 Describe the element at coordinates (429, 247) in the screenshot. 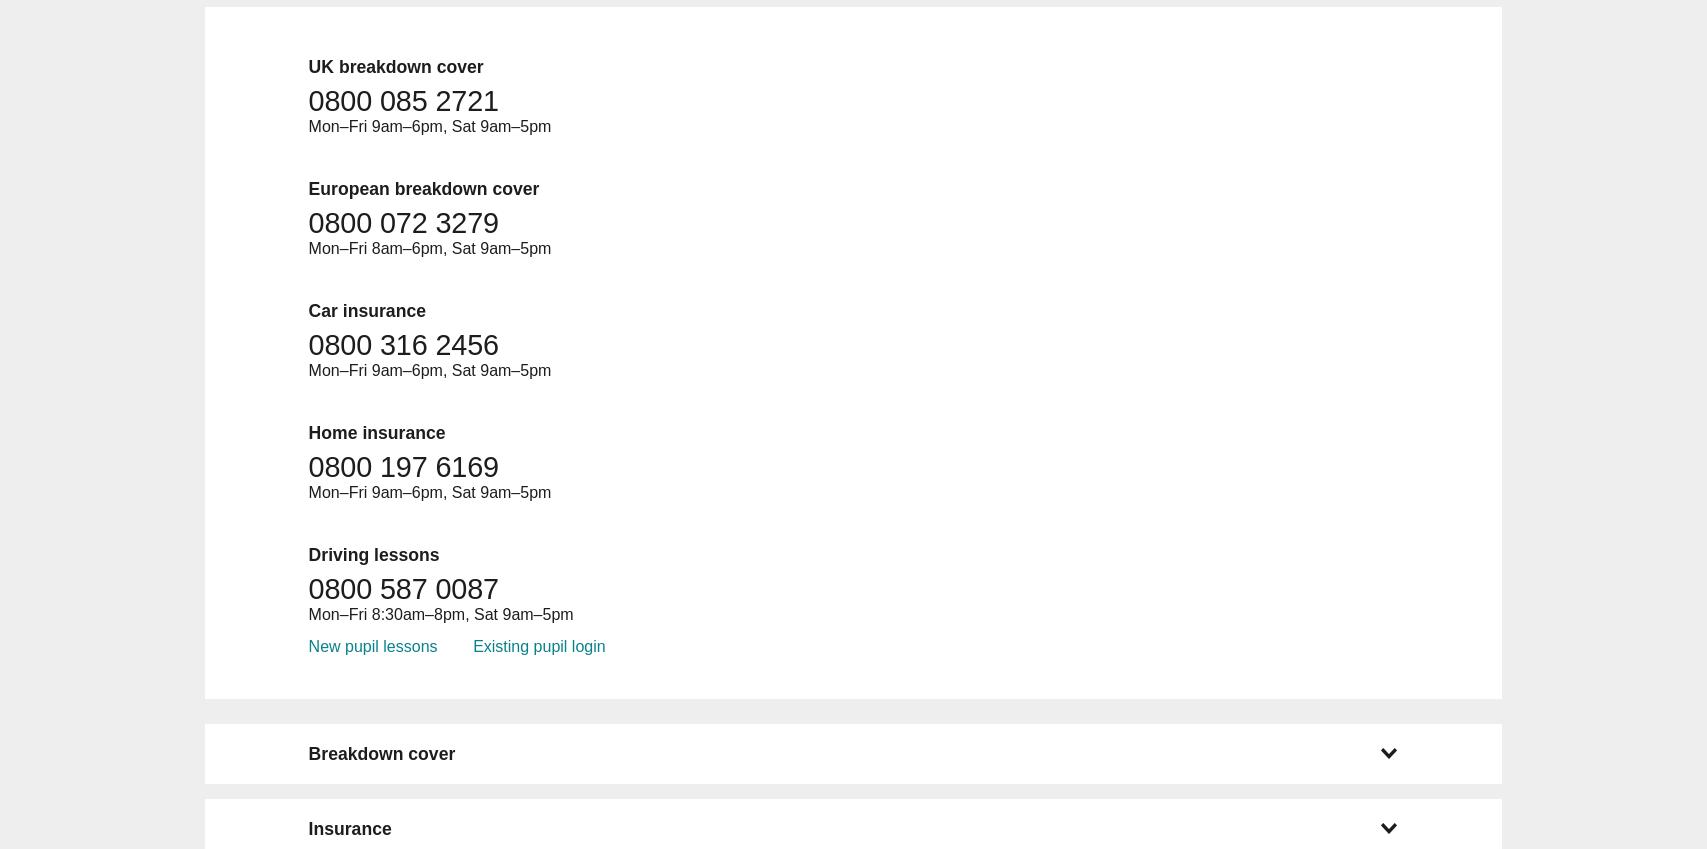

I see `'Mon–Fri 8am–6pm, Sat 9am–5pm'` at that location.